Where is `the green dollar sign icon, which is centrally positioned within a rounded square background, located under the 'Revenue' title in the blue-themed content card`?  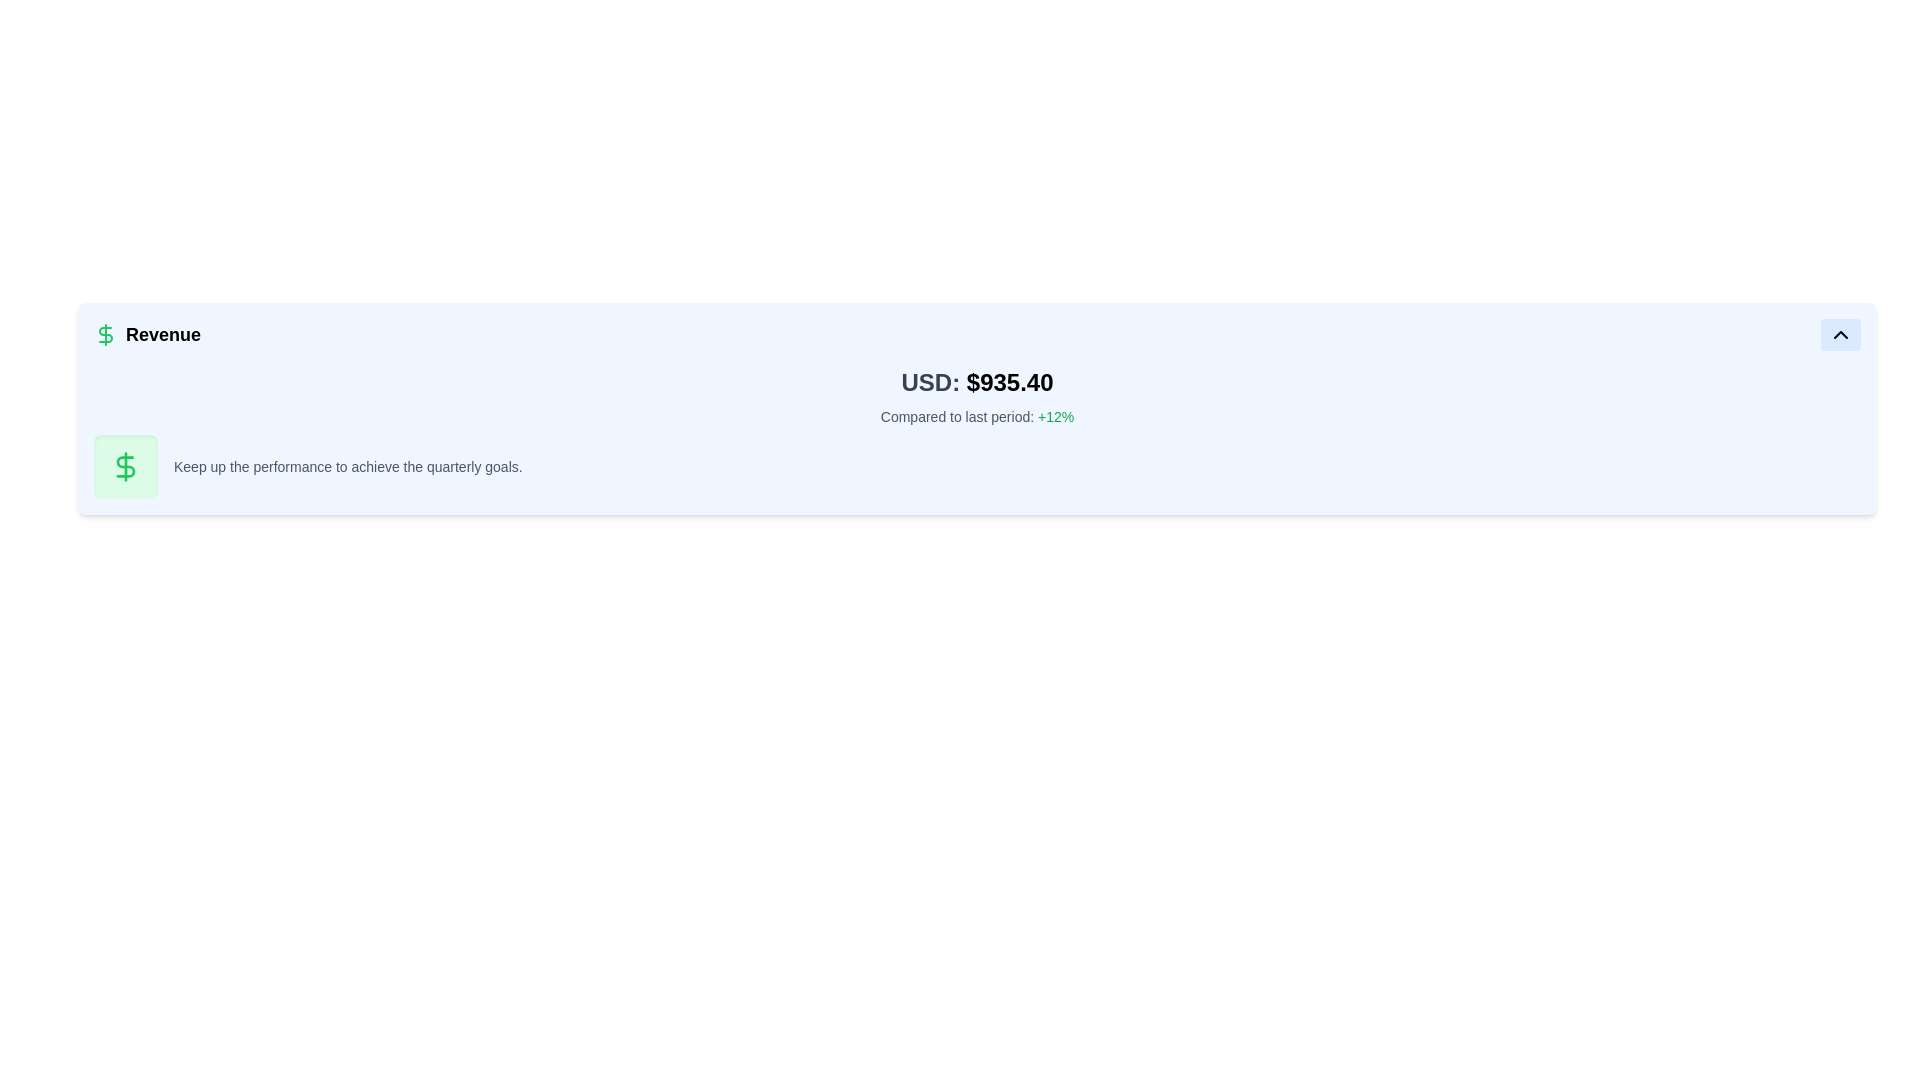
the green dollar sign icon, which is centrally positioned within a rounded square background, located under the 'Revenue' title in the blue-themed content card is located at coordinates (124, 466).